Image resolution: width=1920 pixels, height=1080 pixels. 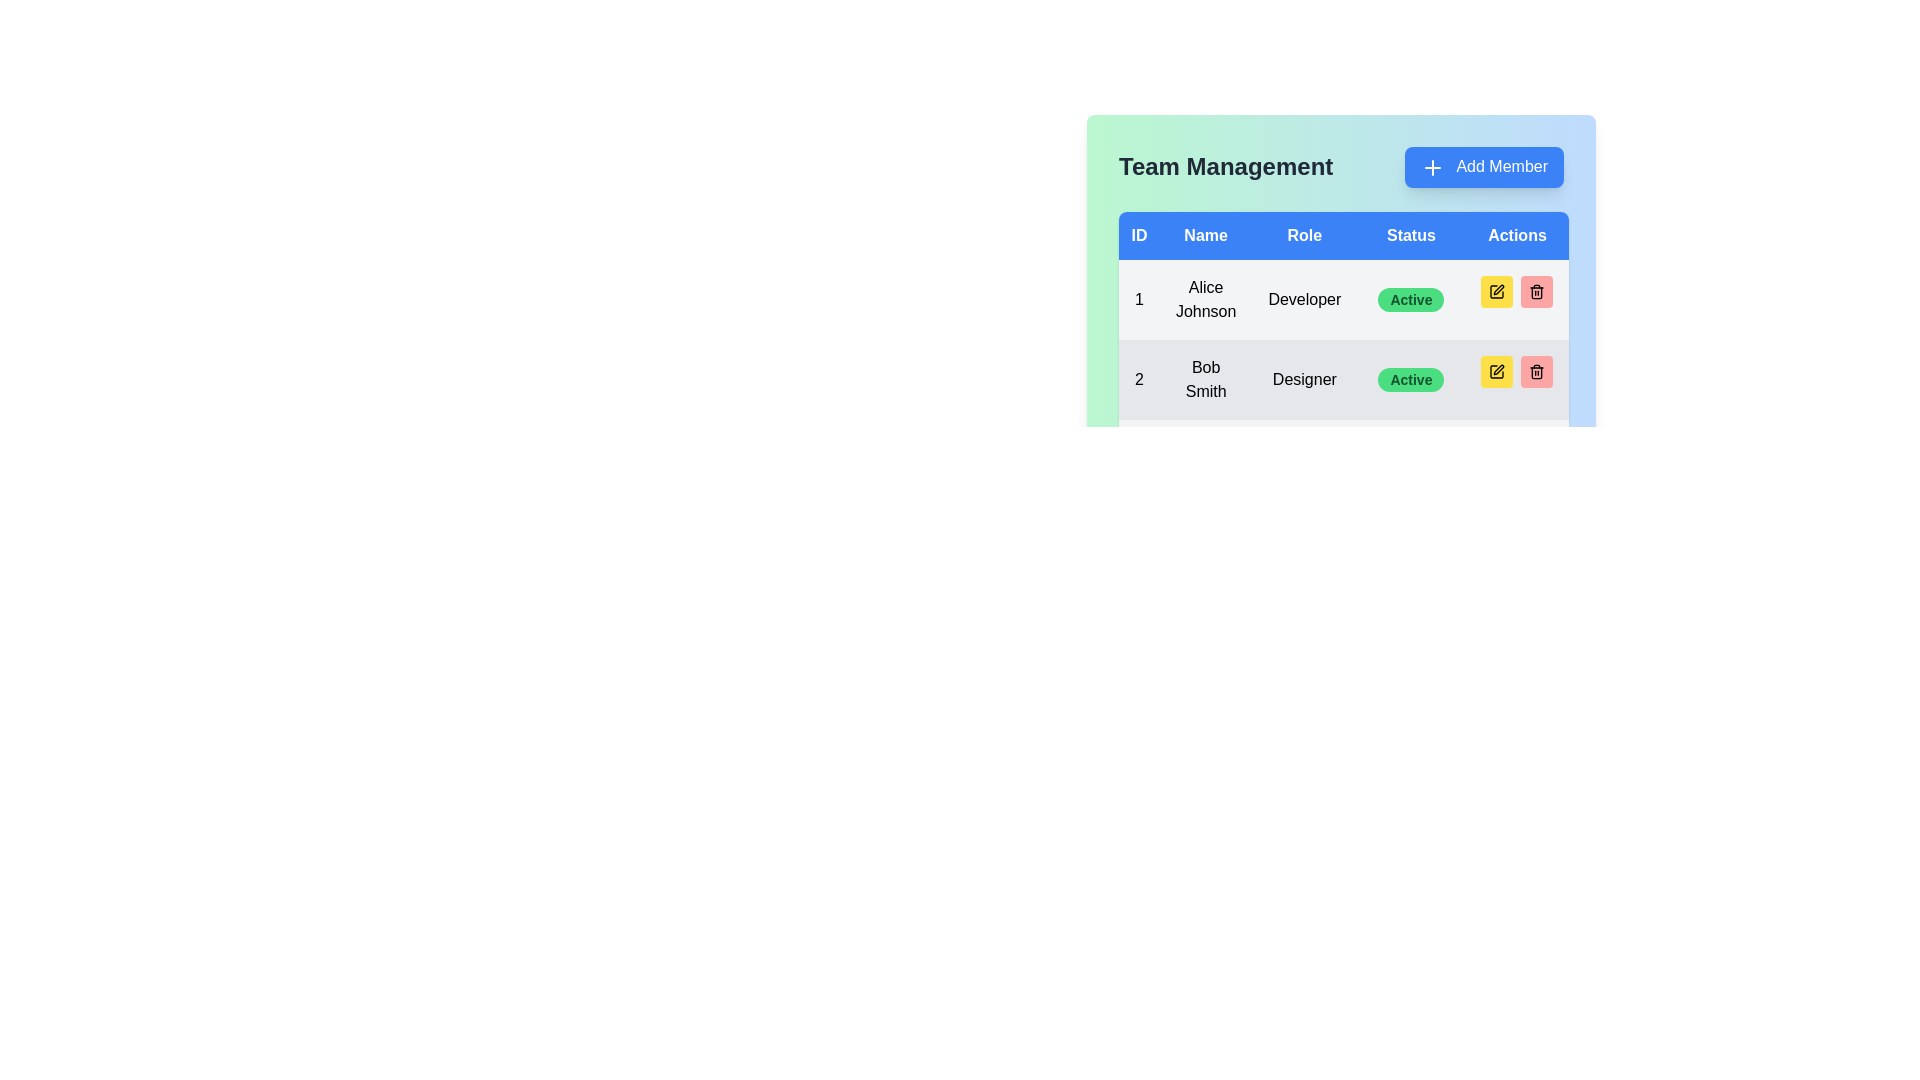 I want to click on the Label element that identifies the action buttons column in the table, located at the top-right section of the header row, so click(x=1517, y=234).